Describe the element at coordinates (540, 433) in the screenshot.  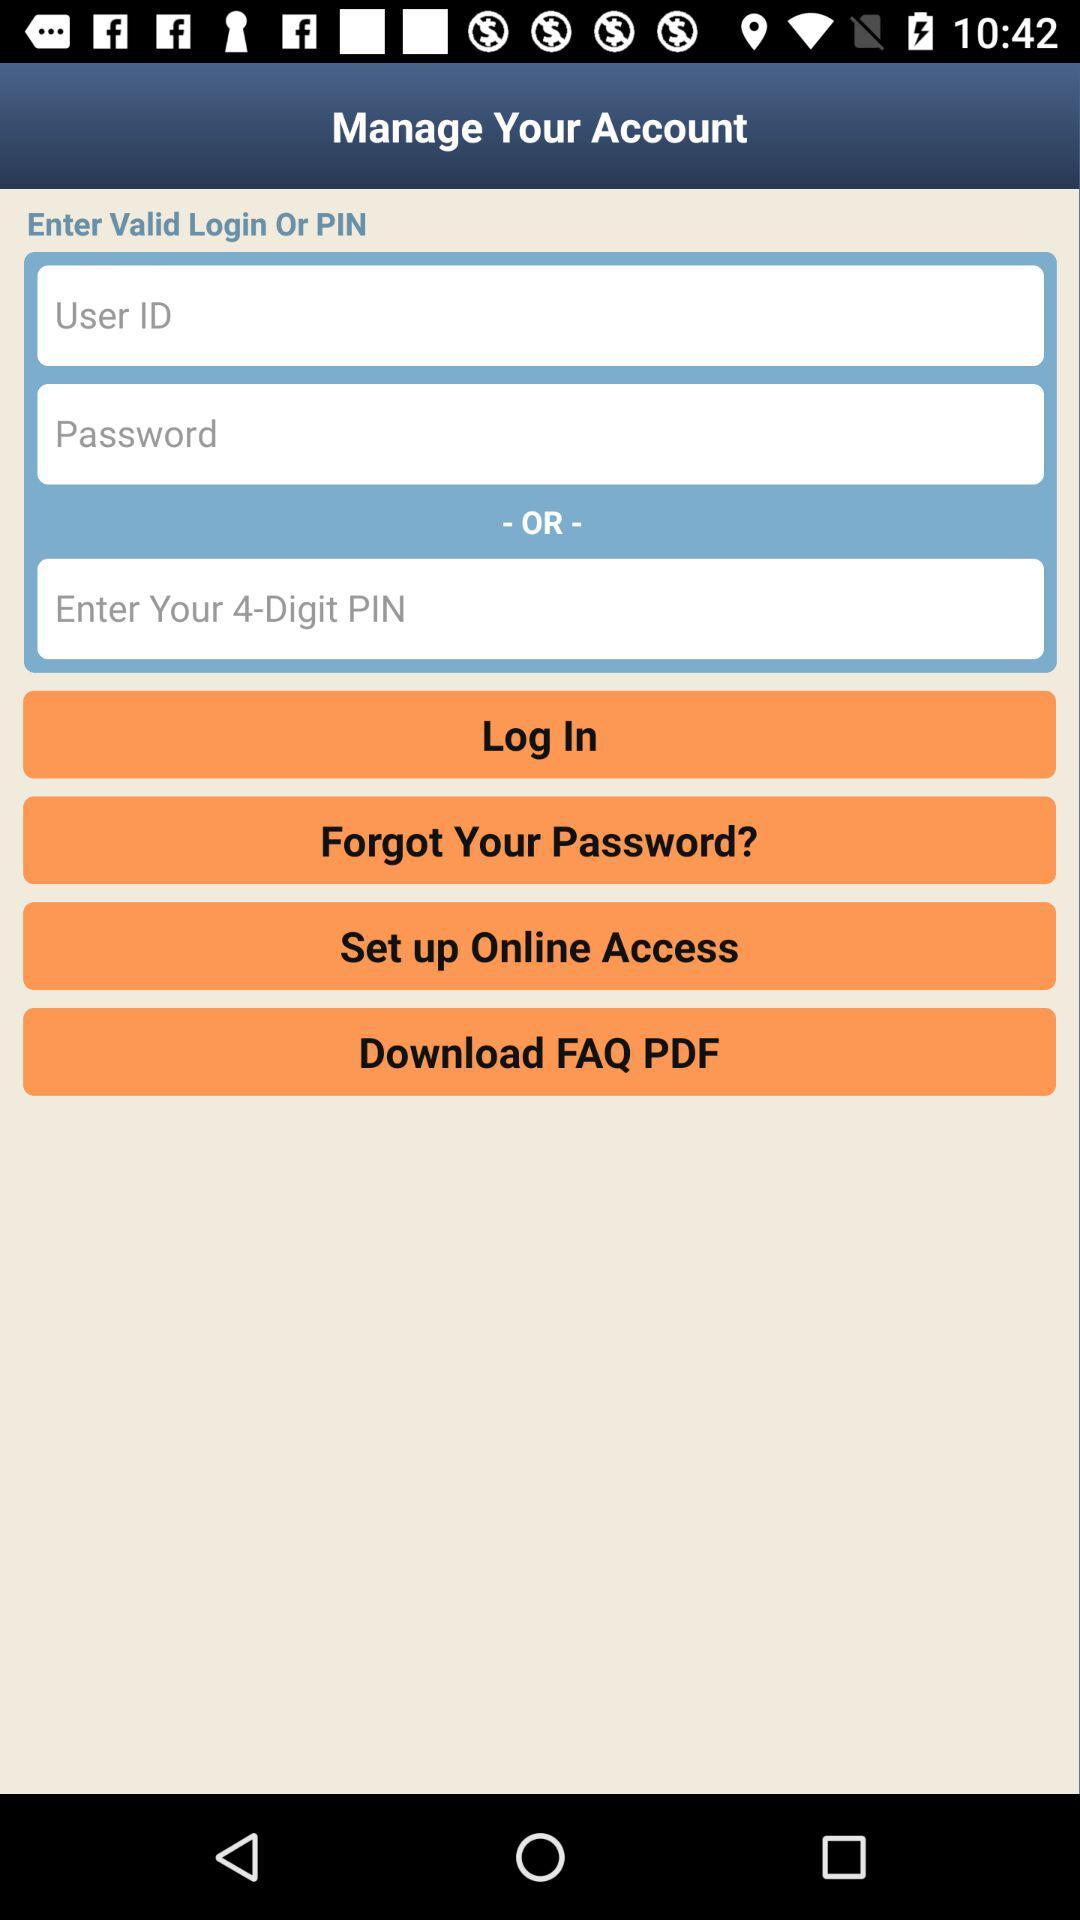
I see `type password` at that location.